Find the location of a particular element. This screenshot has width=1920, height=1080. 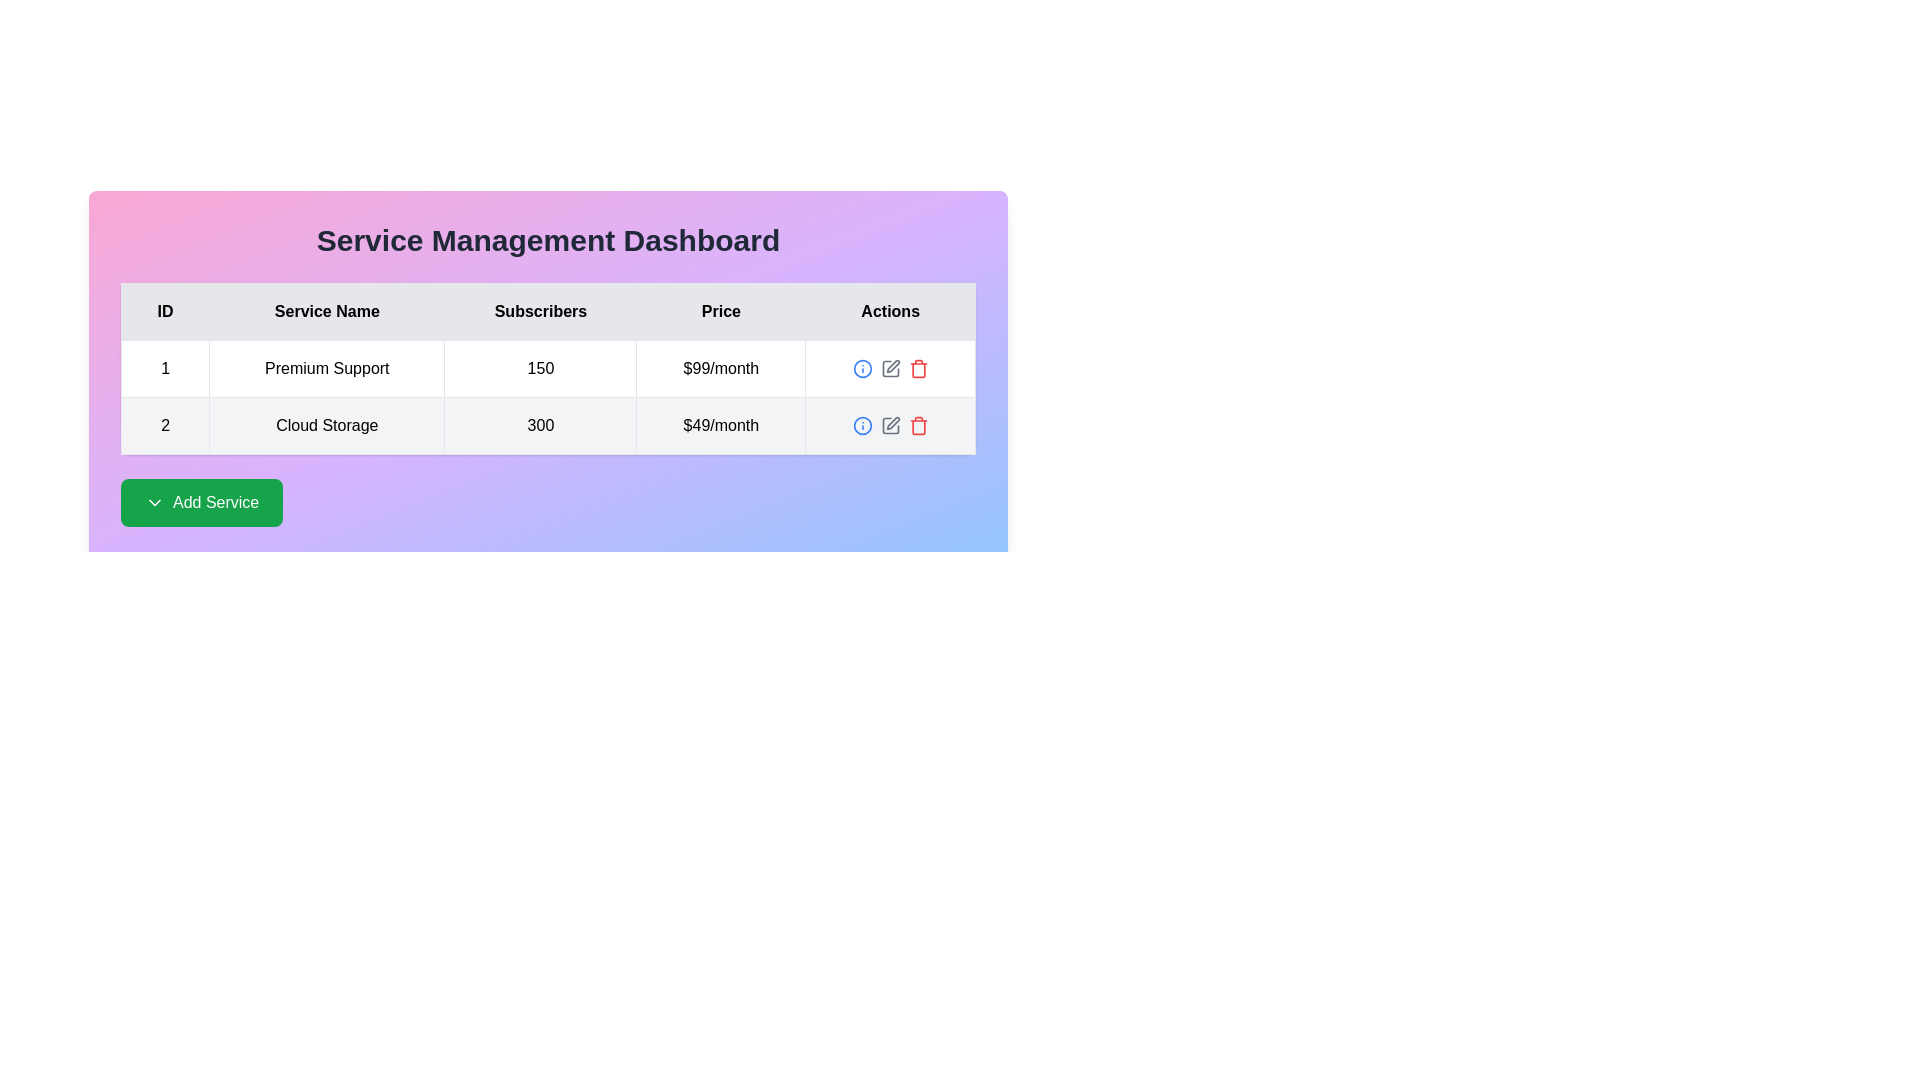

information displayed in the text label showing '$99/month' in the Service Management Dashboard, located in the fourth column of the first row under the 'Price' header is located at coordinates (720, 369).